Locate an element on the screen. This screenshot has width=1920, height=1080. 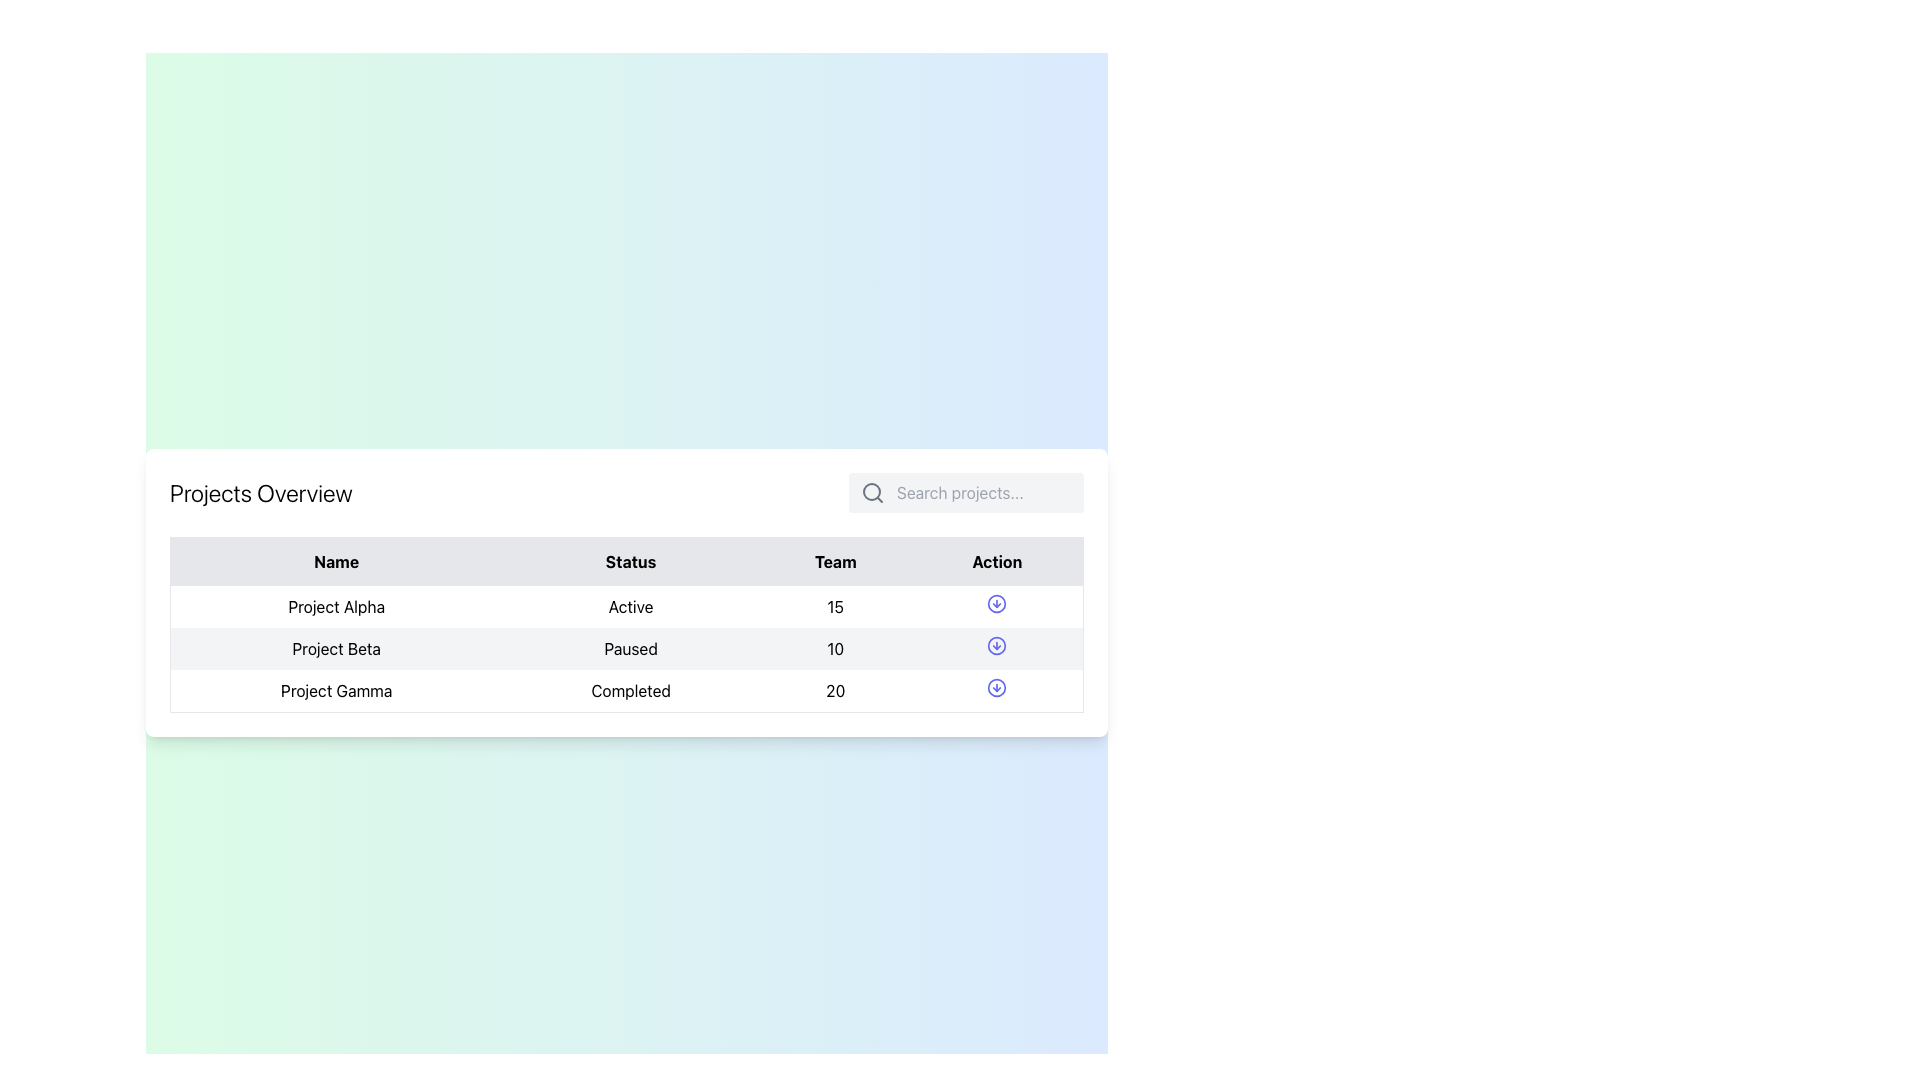
the circular blue button with a downward arrow located in the 'Action' column for 'Project Beta', which is the second button from the top is located at coordinates (997, 645).